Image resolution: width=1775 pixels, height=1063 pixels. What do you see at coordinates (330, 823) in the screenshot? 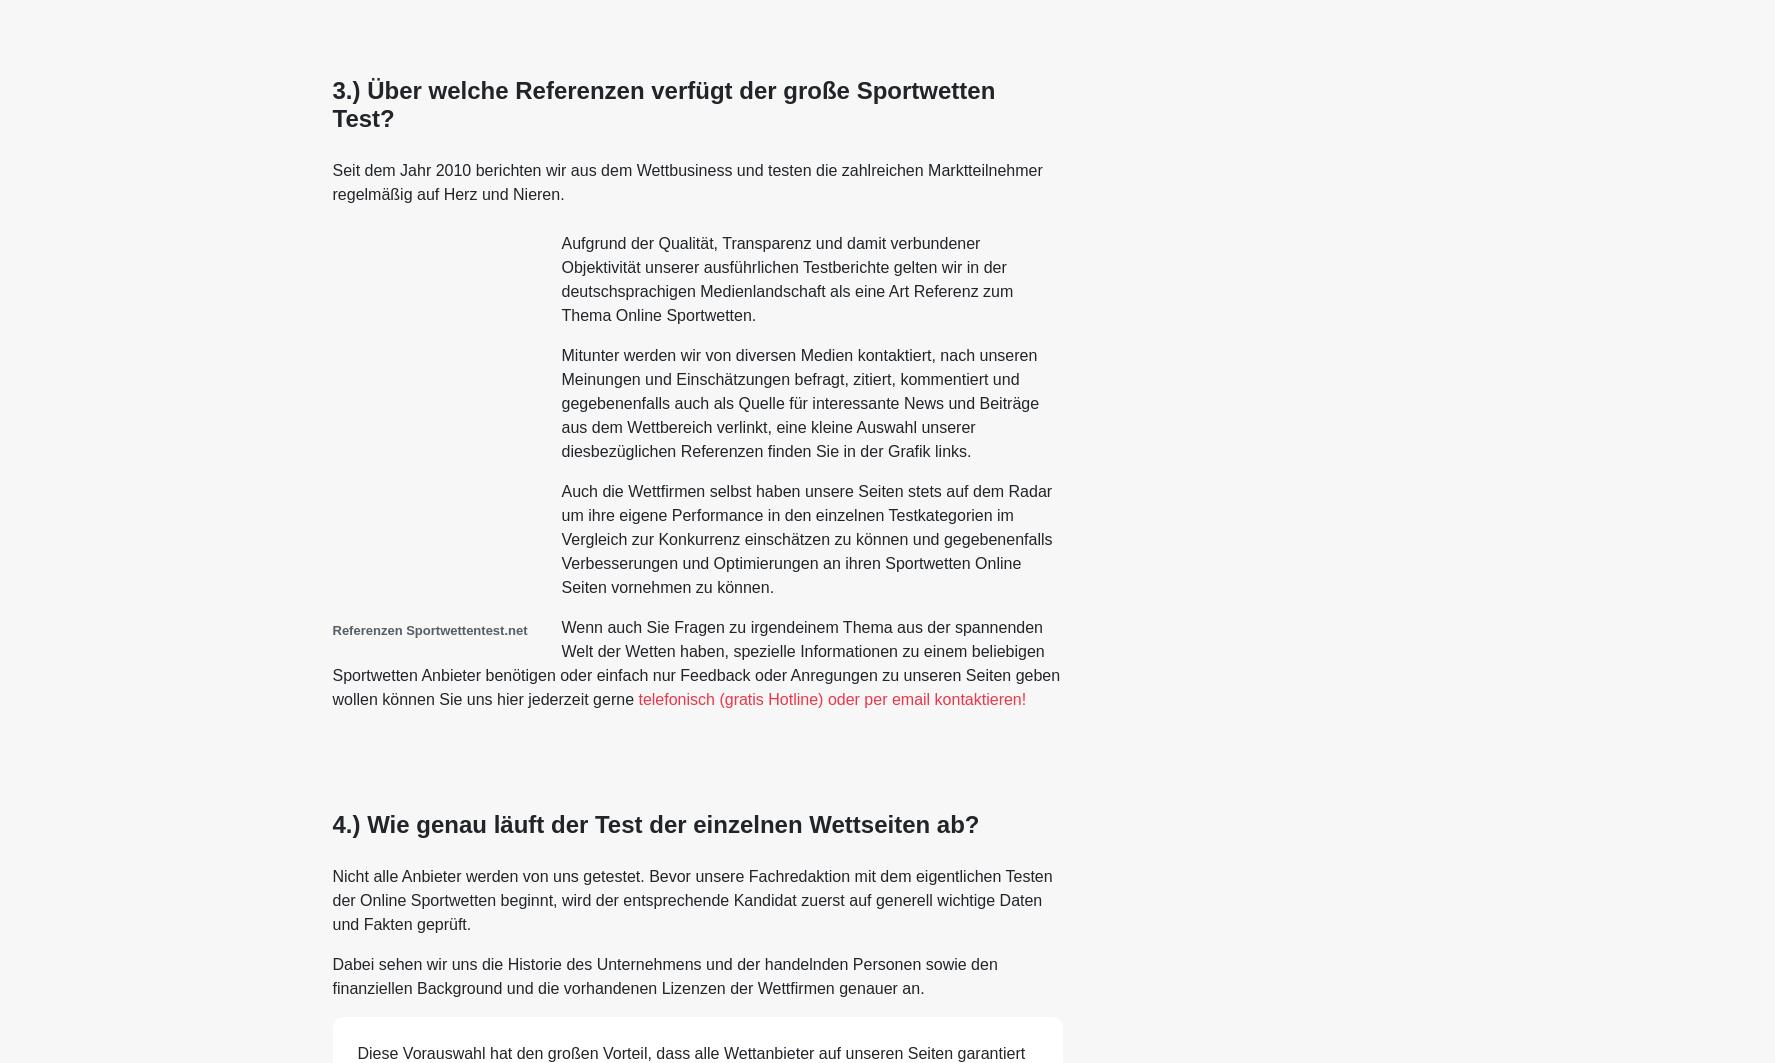
I see `'4.) Wie genau läuft der Test der einzelnen Wettseiten ab?'` at bounding box center [330, 823].